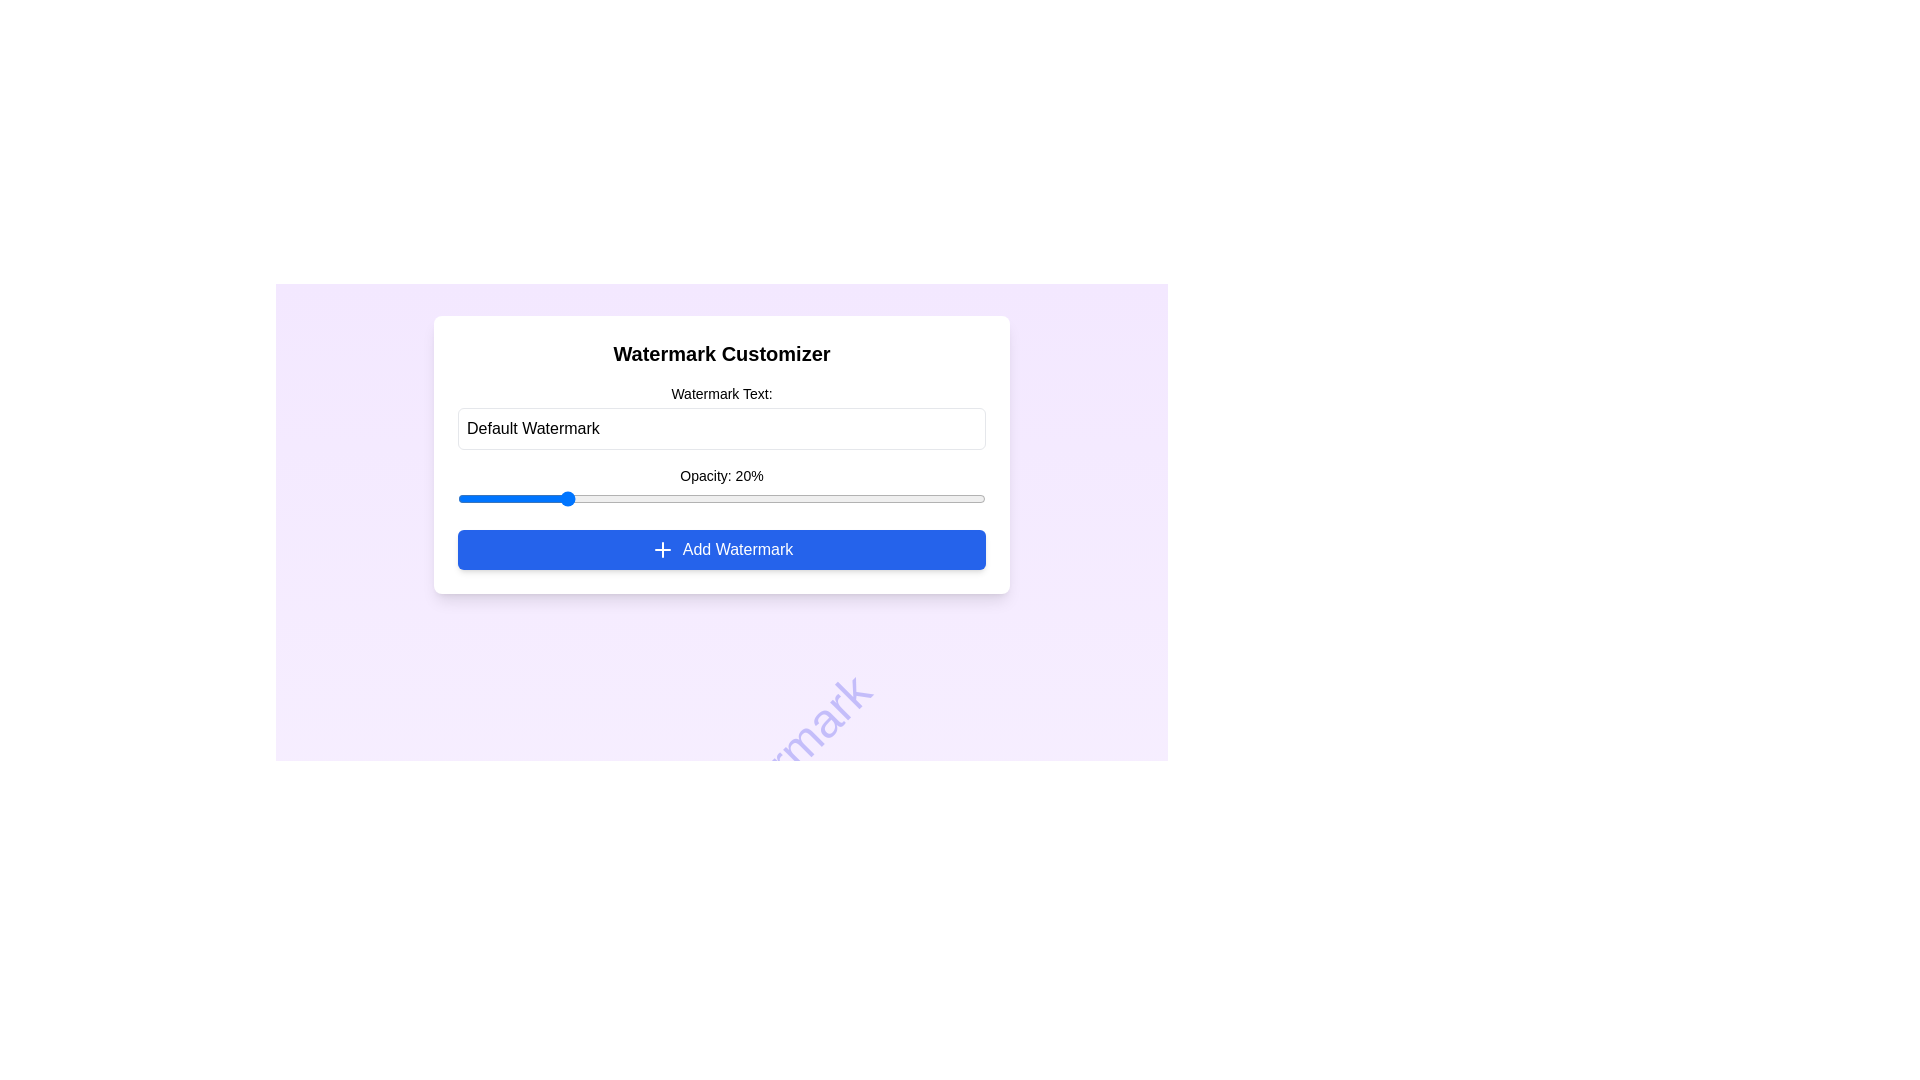 The height and width of the screenshot is (1080, 1920). Describe the element at coordinates (720, 353) in the screenshot. I see `text from the Text Header element, which is styled with a bold, large font and contains the text 'Watermark Customizer'` at that location.